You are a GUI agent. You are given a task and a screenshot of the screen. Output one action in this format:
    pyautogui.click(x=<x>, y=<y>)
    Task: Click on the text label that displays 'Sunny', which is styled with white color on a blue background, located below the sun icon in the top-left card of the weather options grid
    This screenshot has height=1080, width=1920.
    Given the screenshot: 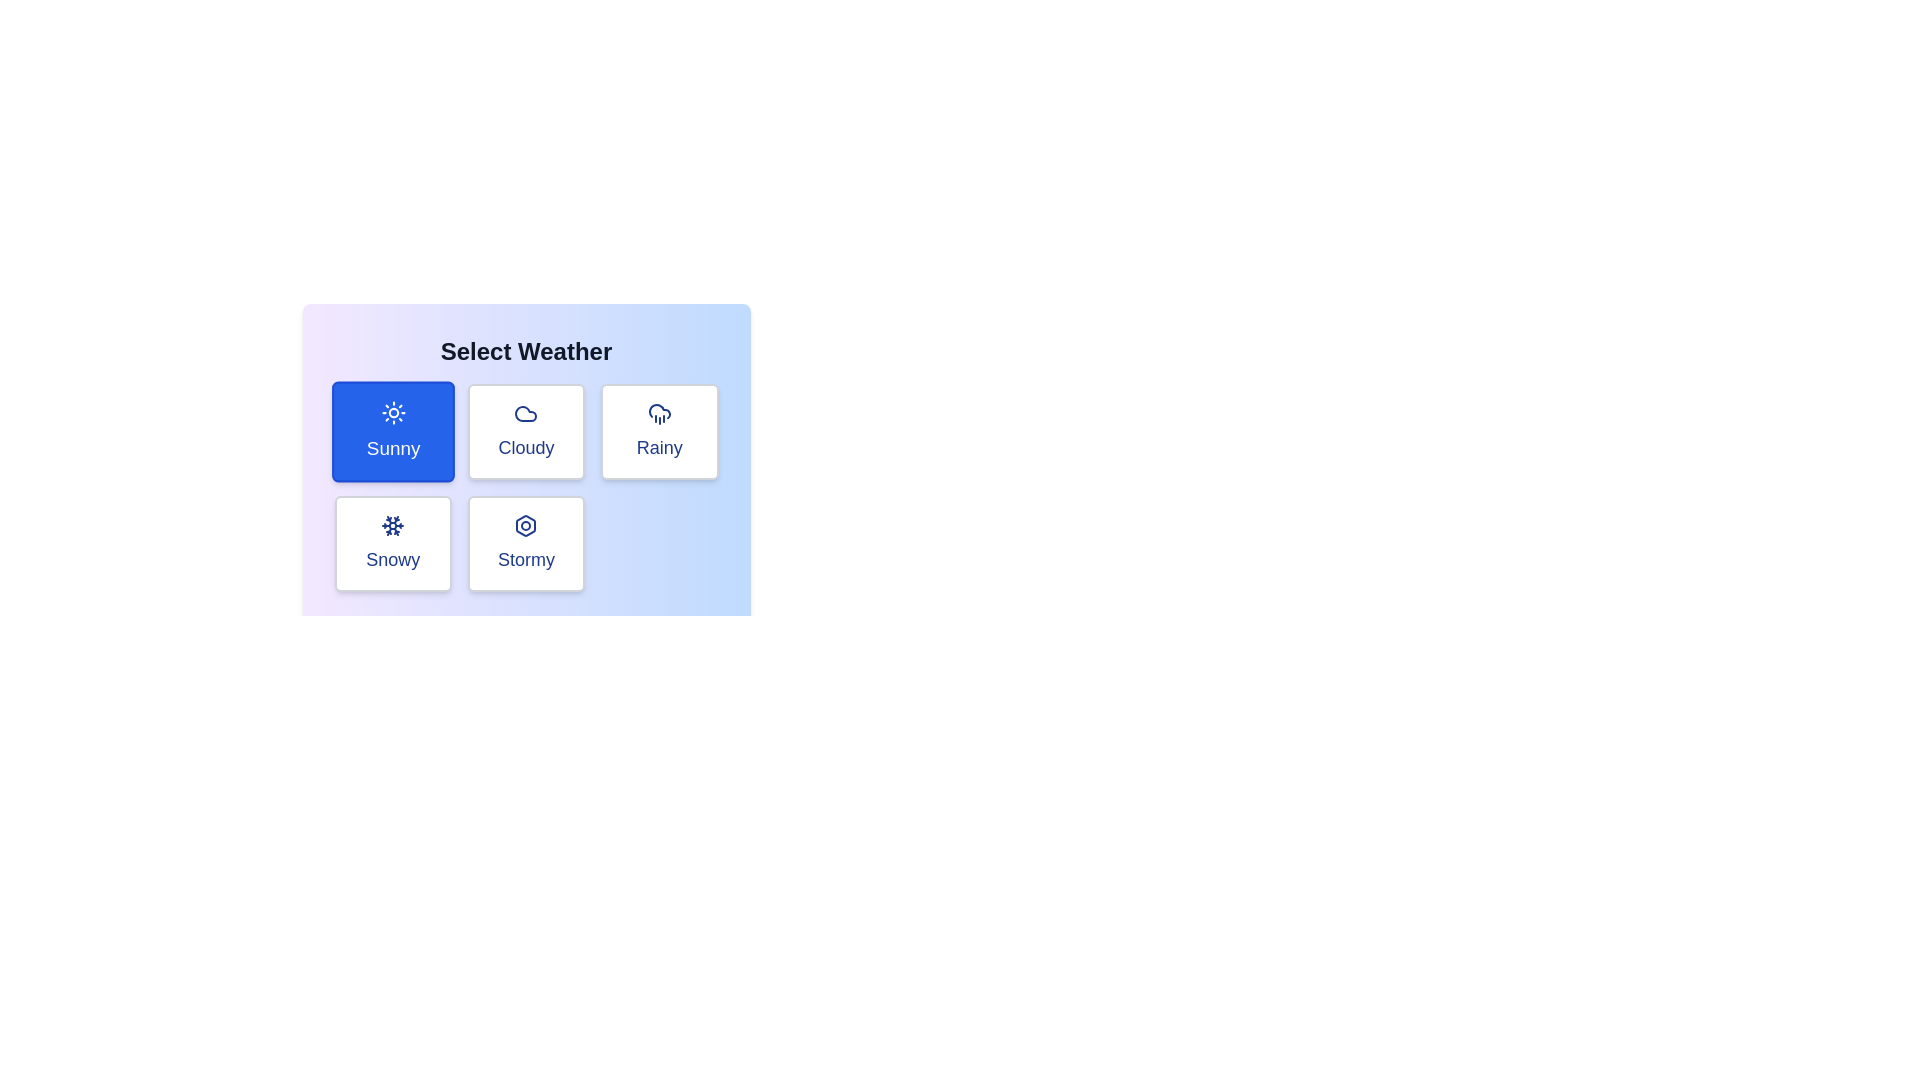 What is the action you would take?
    pyautogui.click(x=393, y=447)
    